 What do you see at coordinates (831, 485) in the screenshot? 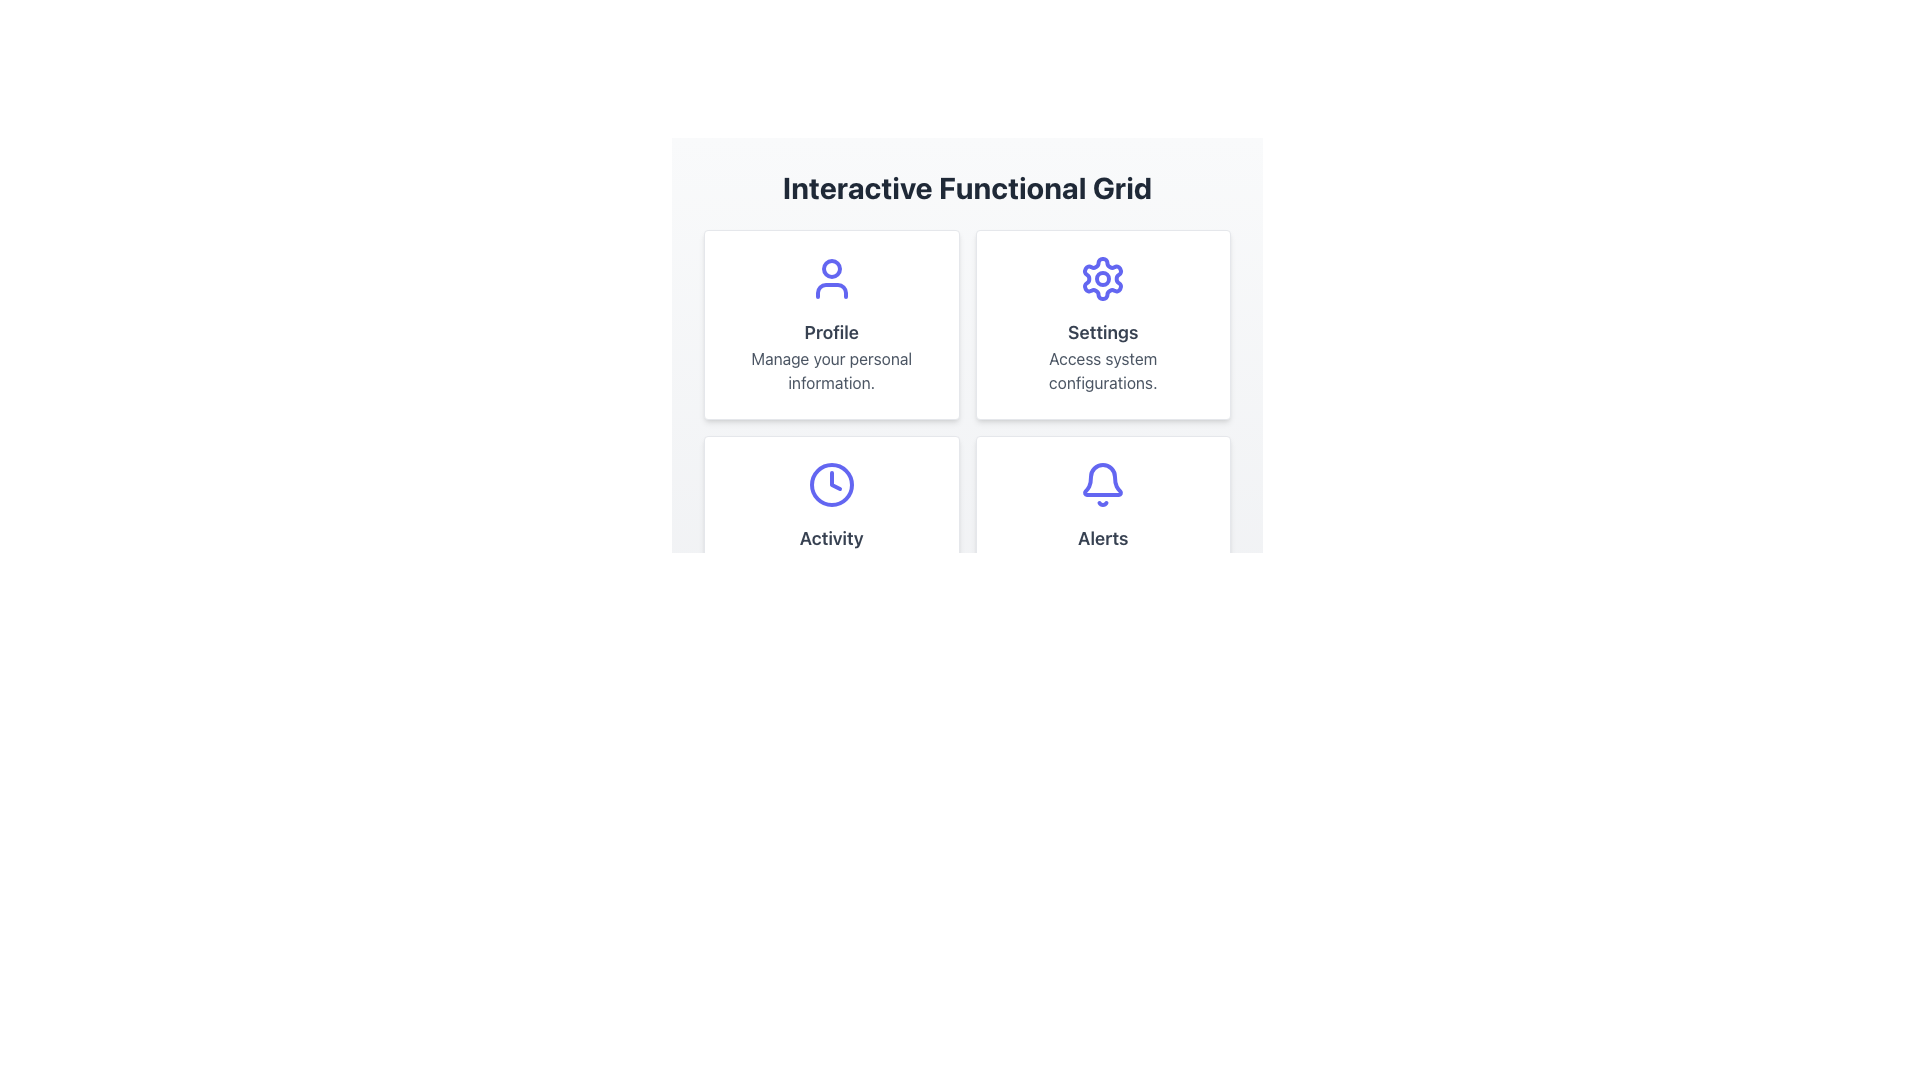
I see `the circle component within the clock icon located in the lower-left rectangular card labeled 'Activity' in the grid layout` at bounding box center [831, 485].